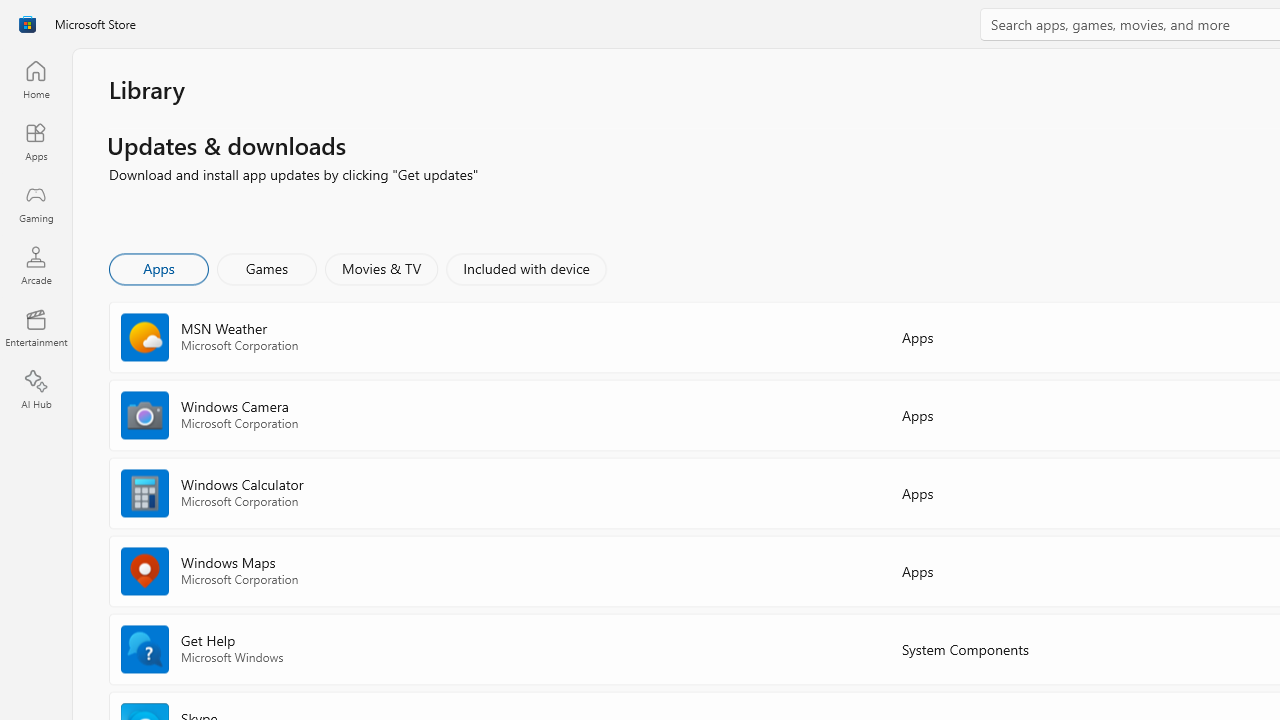  What do you see at coordinates (157, 267) in the screenshot?
I see `'Apps'` at bounding box center [157, 267].